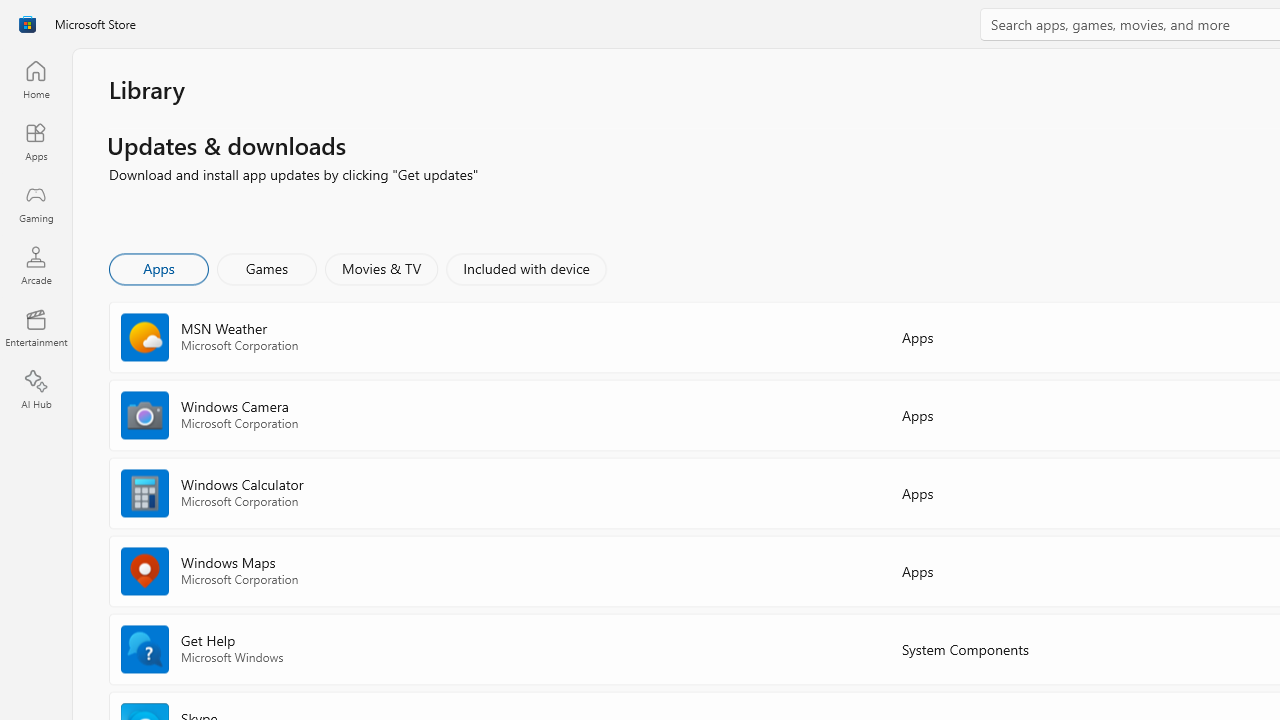  What do you see at coordinates (157, 267) in the screenshot?
I see `'Apps'` at bounding box center [157, 267].